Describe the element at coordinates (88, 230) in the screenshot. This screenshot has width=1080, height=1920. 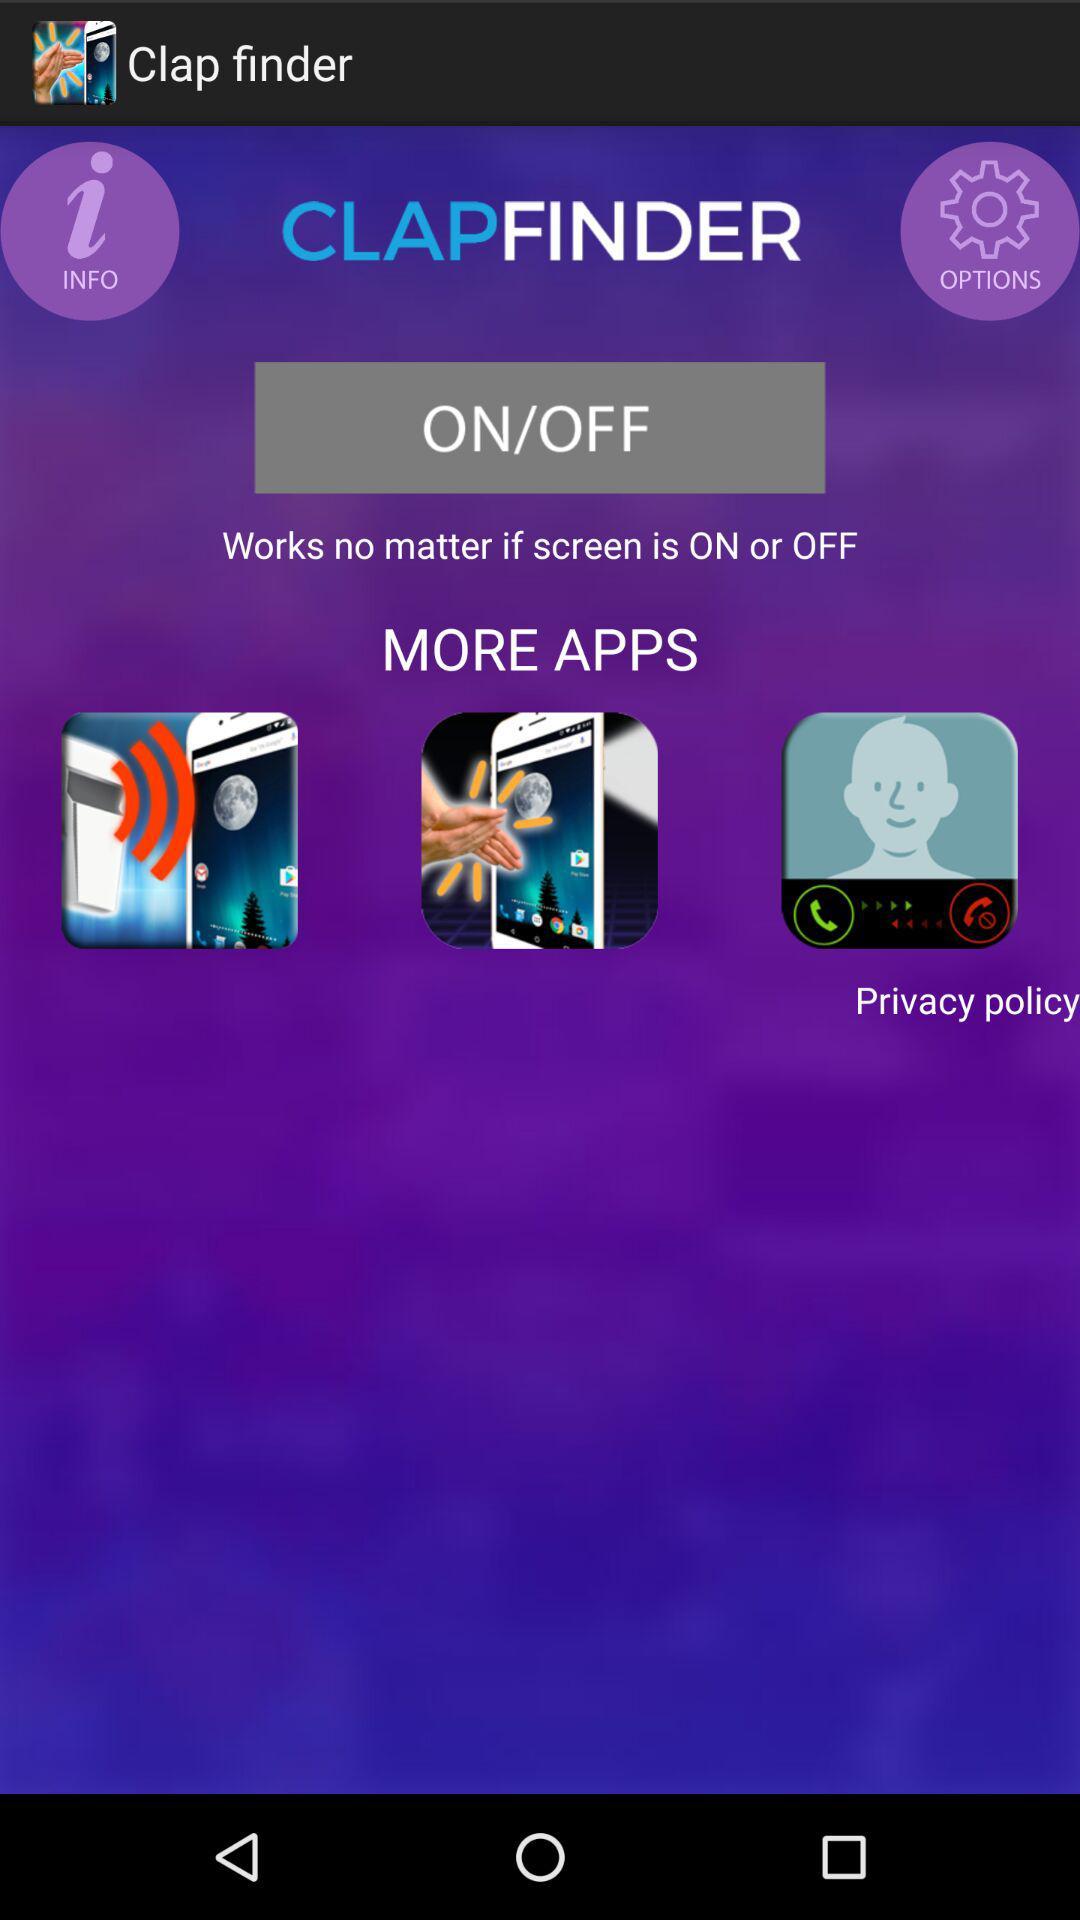
I see `get information` at that location.